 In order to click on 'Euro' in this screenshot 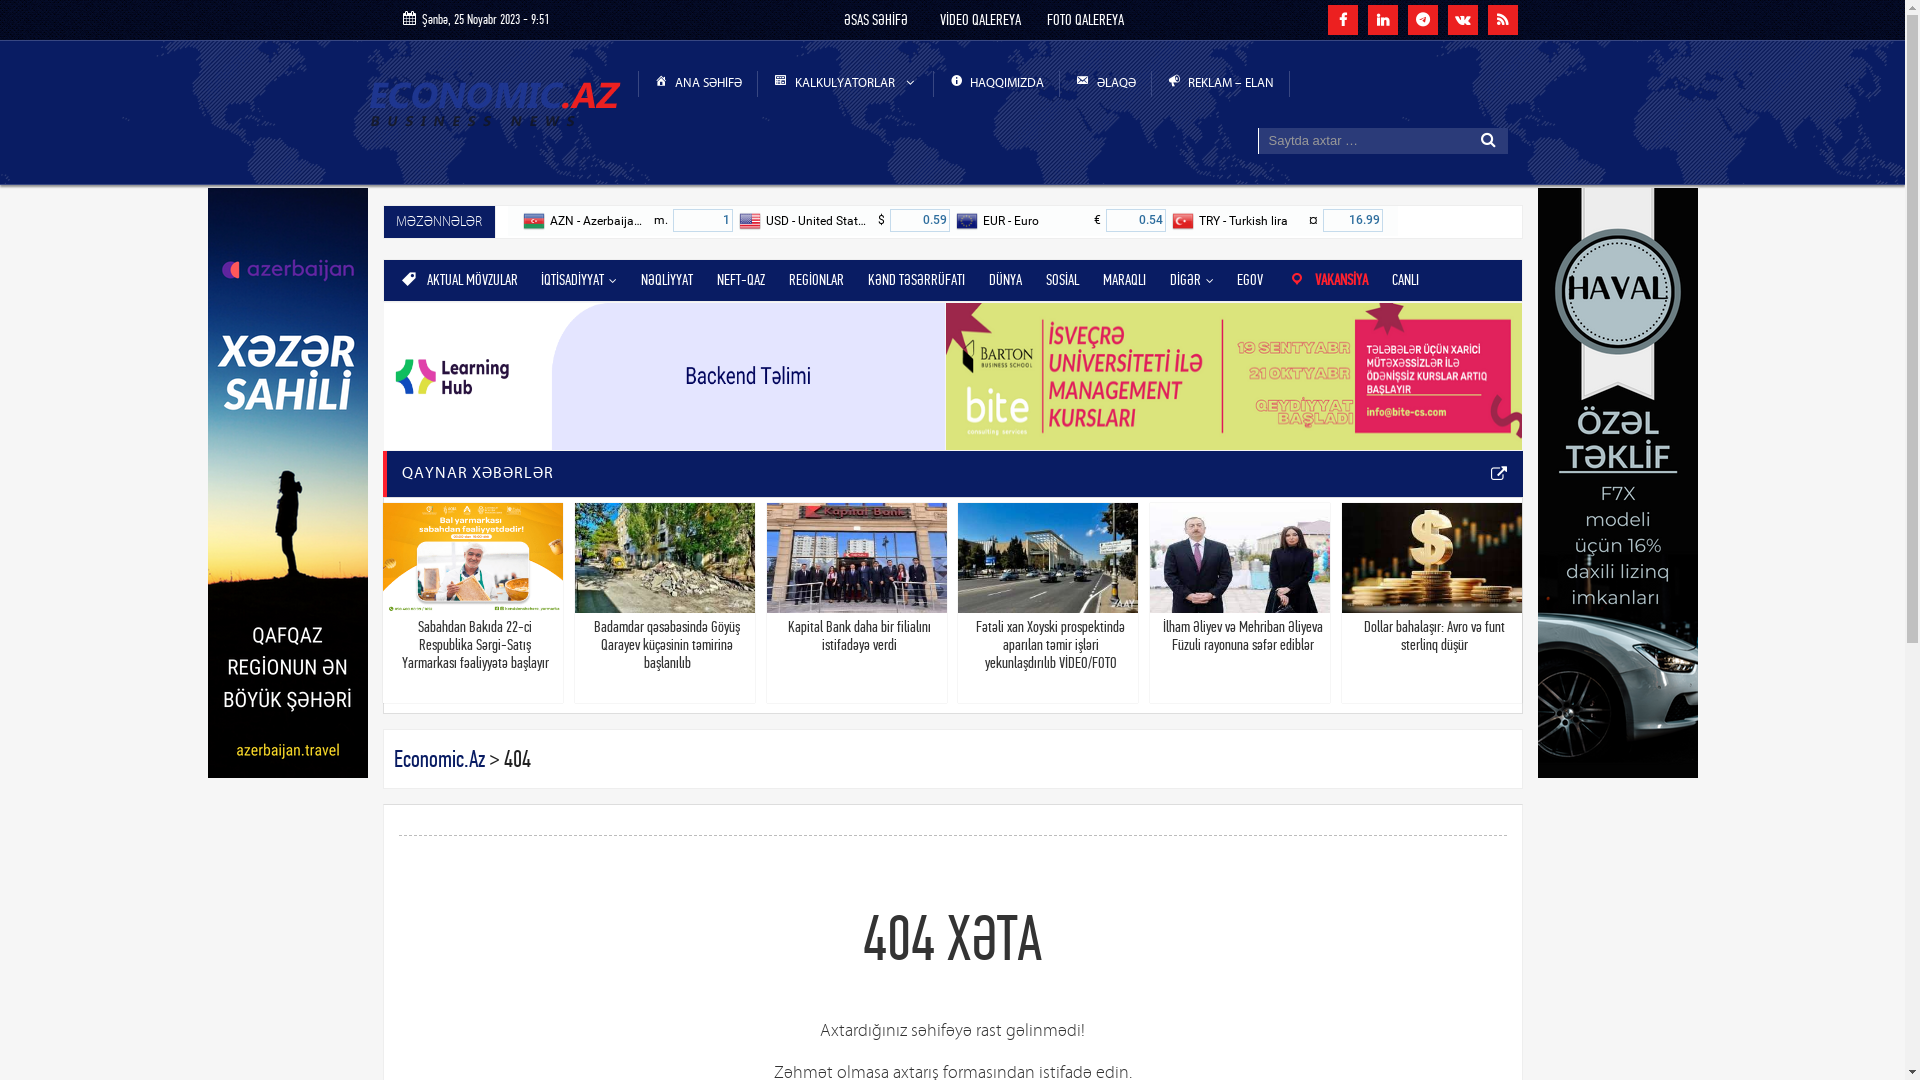, I will do `click(954, 220)`.